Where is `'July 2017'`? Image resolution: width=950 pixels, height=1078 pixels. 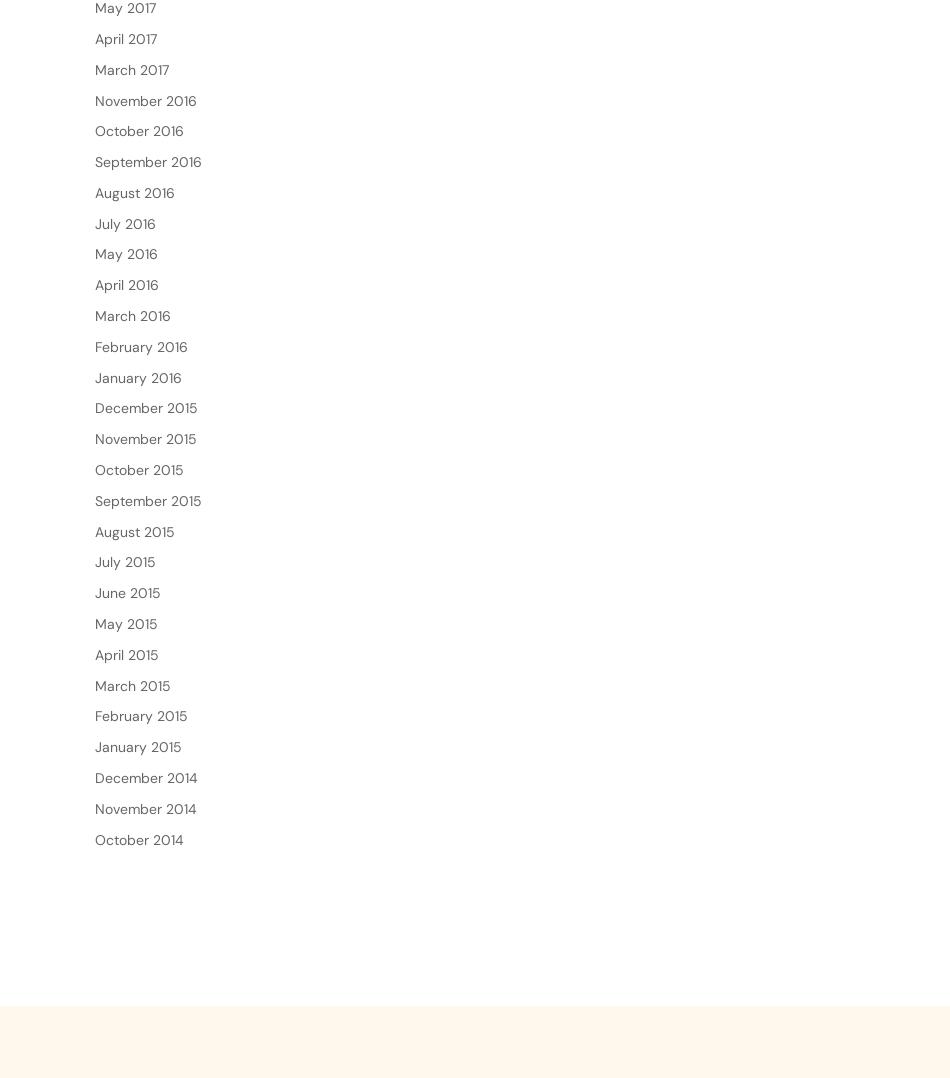 'July 2017' is located at coordinates (124, 9).